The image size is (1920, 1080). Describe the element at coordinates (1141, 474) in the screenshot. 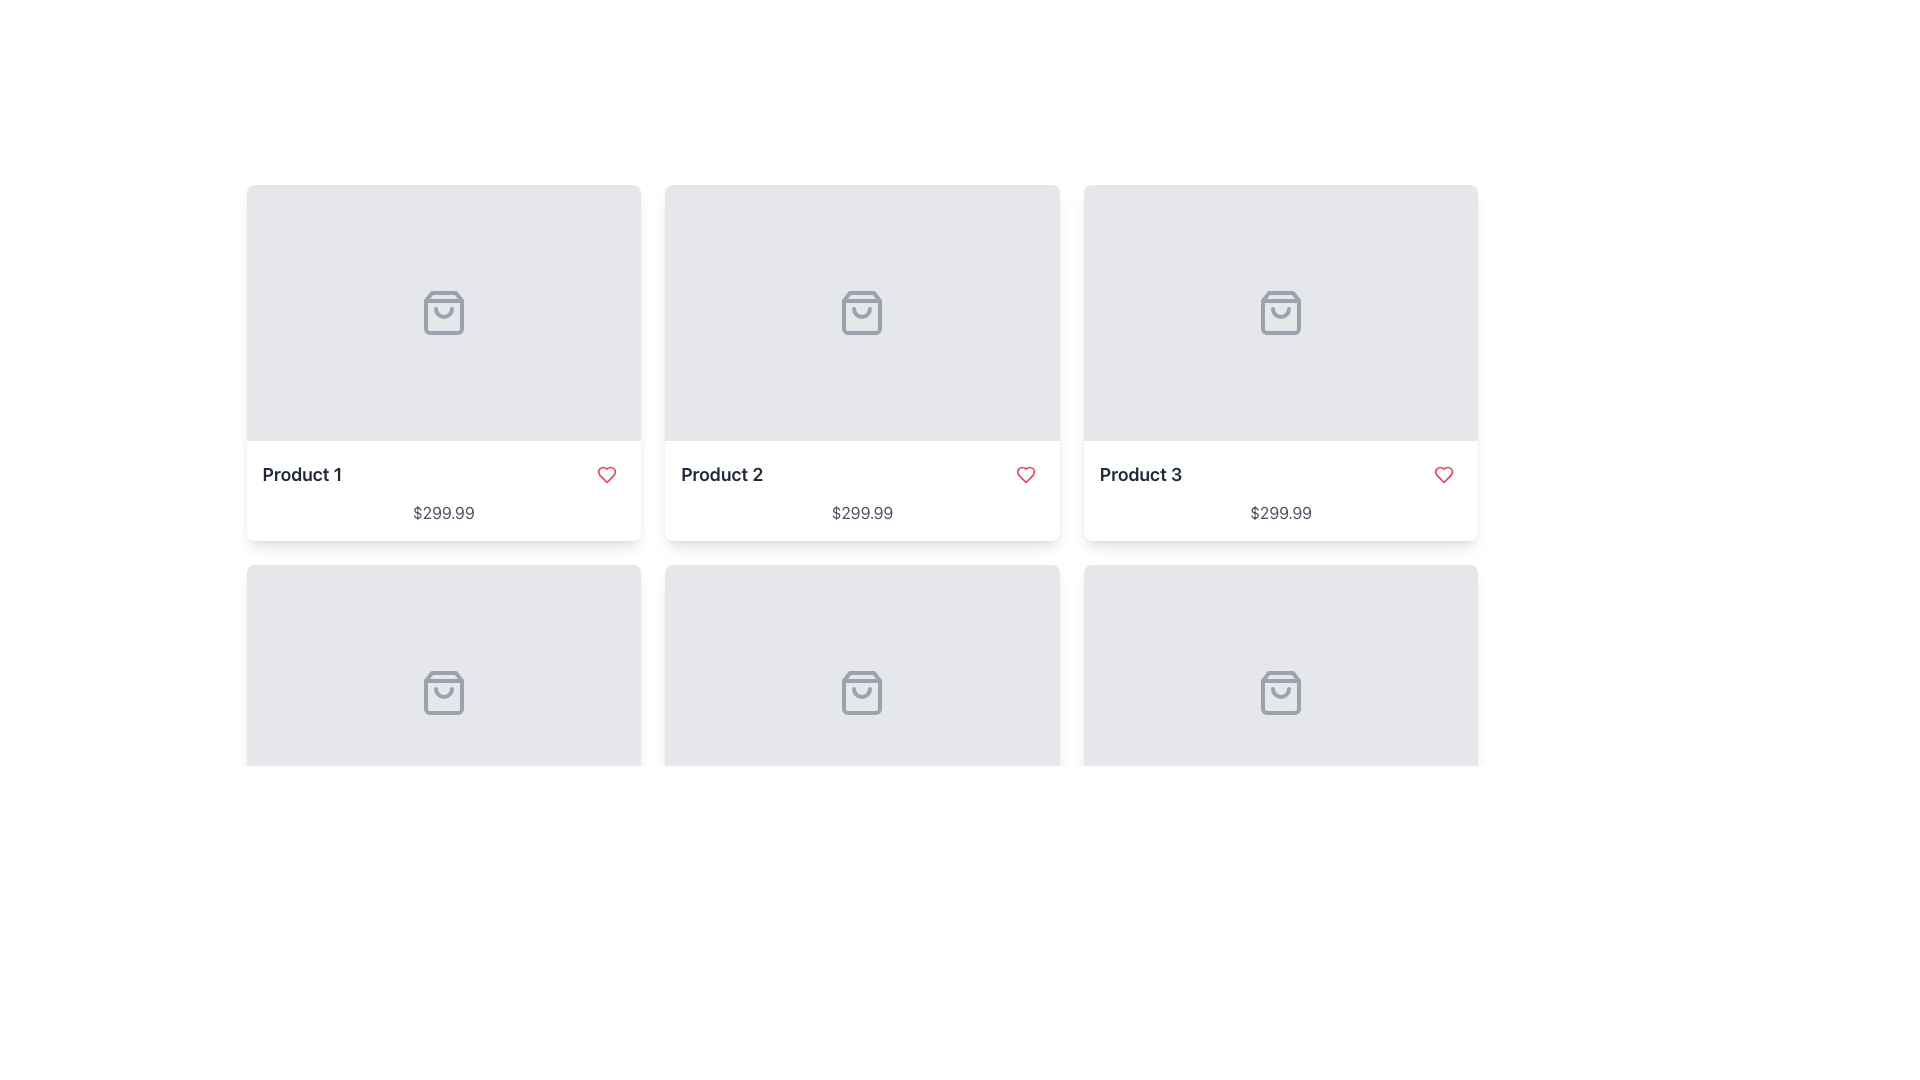

I see `the non-interactive text label that identifies 'Product 3', positioned center-aligned in the top row of the card layout, to the left of the heart icon` at that location.